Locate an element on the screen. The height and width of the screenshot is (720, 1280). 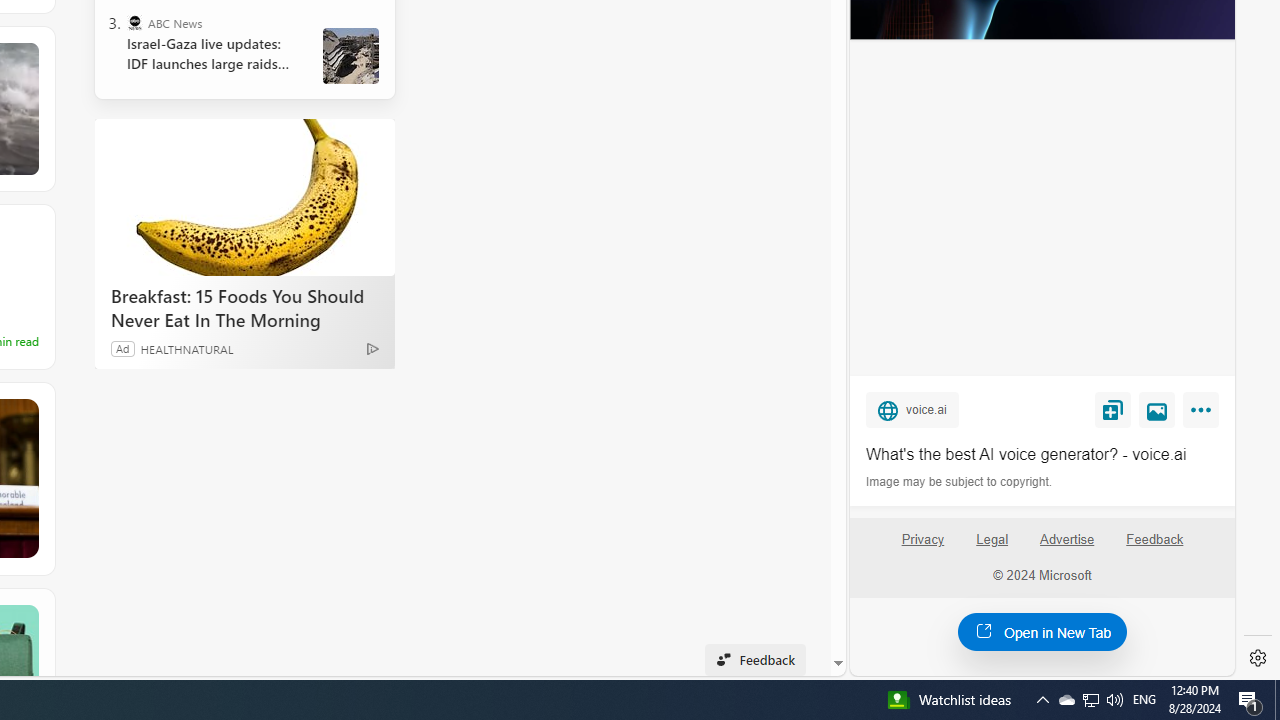
'Open in New Tab' is located at coordinates (1041, 631).